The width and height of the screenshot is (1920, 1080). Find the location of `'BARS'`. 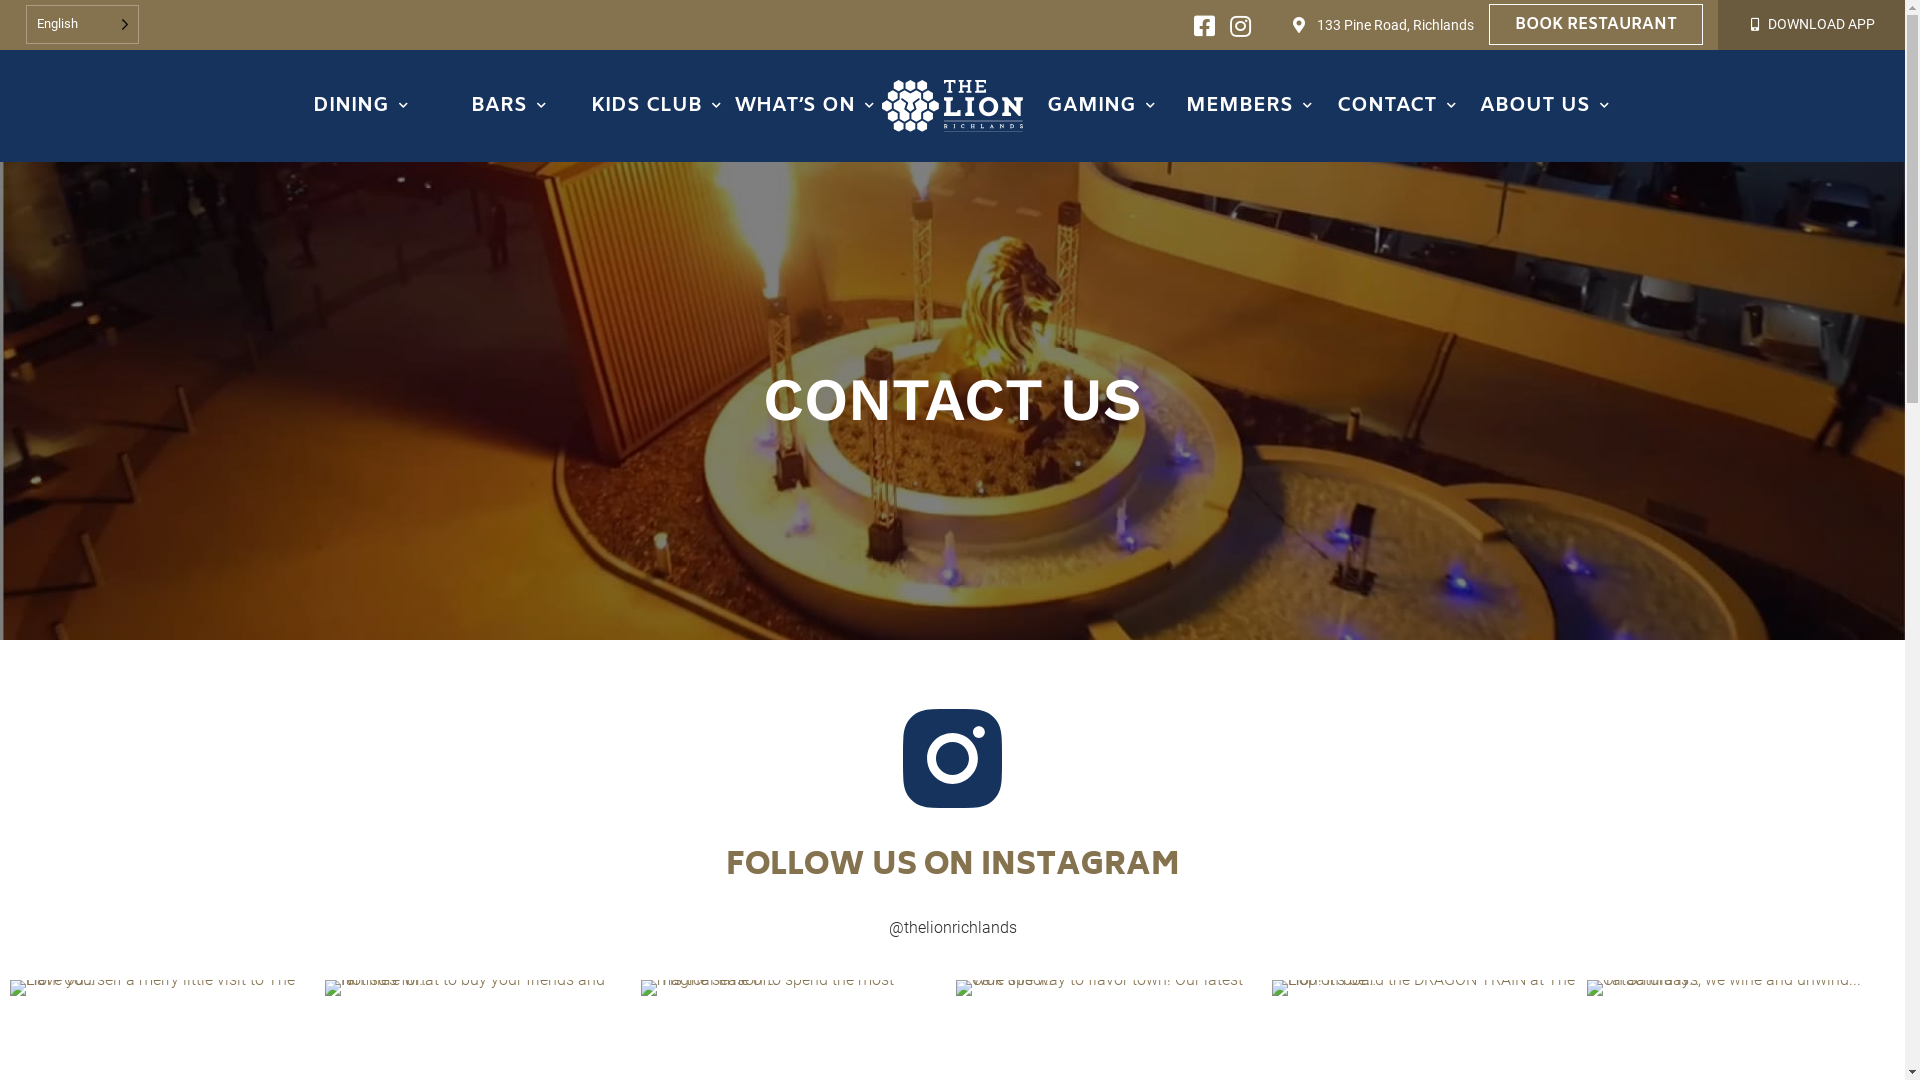

'BARS' is located at coordinates (508, 105).